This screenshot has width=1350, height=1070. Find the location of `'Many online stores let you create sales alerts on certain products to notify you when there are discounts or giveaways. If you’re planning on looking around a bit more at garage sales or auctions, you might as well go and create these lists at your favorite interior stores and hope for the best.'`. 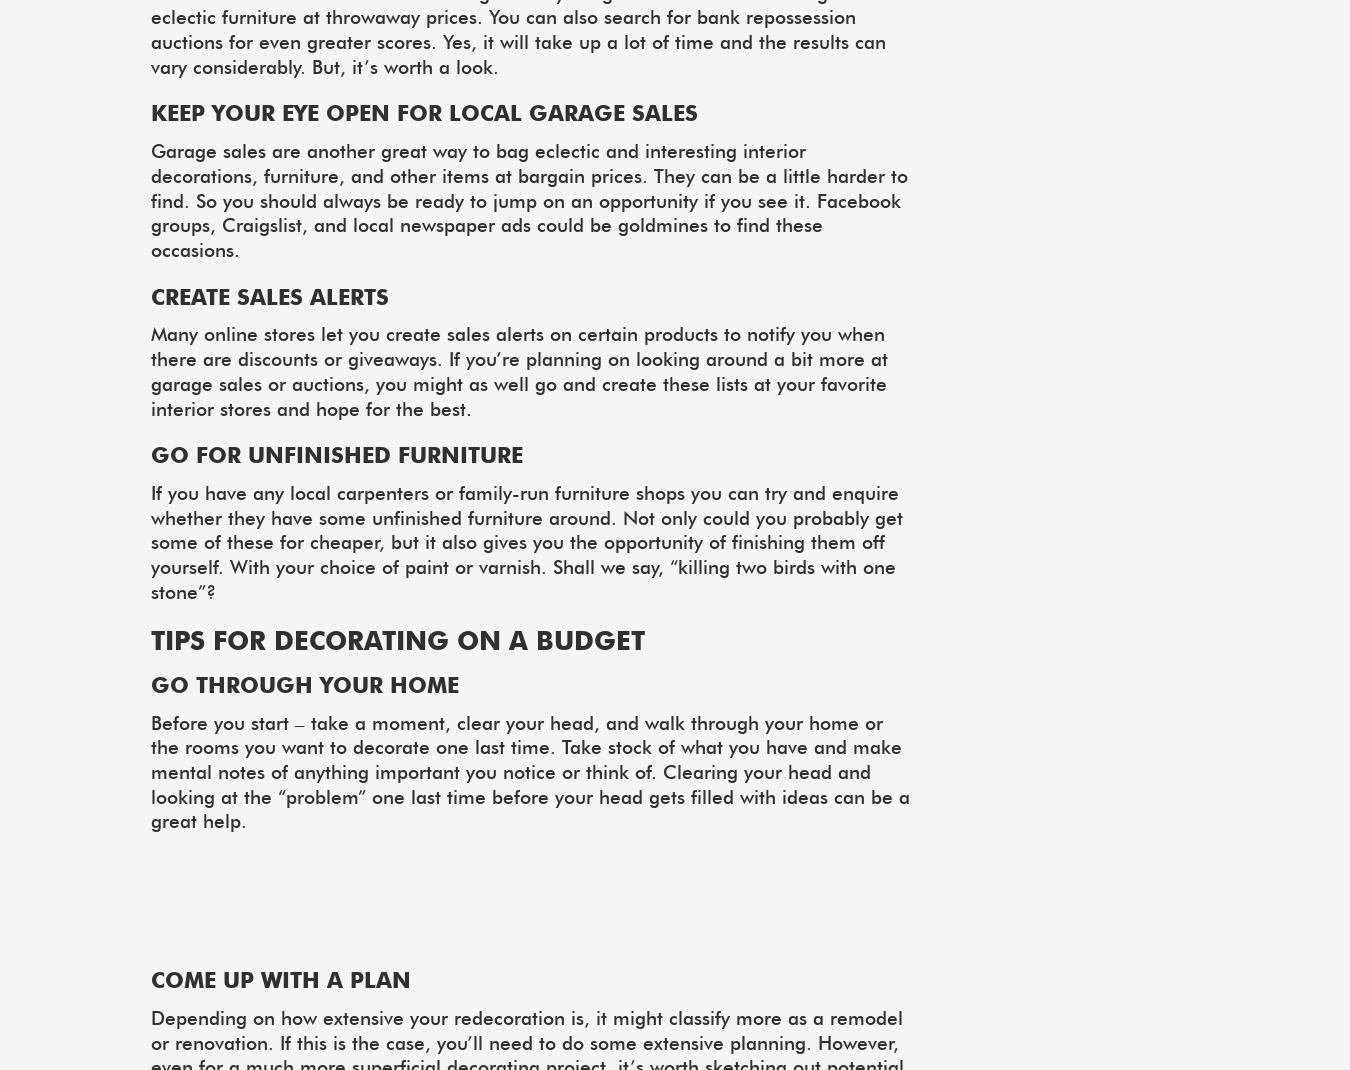

'Many online stores let you create sales alerts on certain products to notify you when there are discounts or giveaways. If you’re planning on looking around a bit more at garage sales or auctions, you might as well go and create these lists at your favorite interior stores and hope for the best.' is located at coordinates (518, 369).